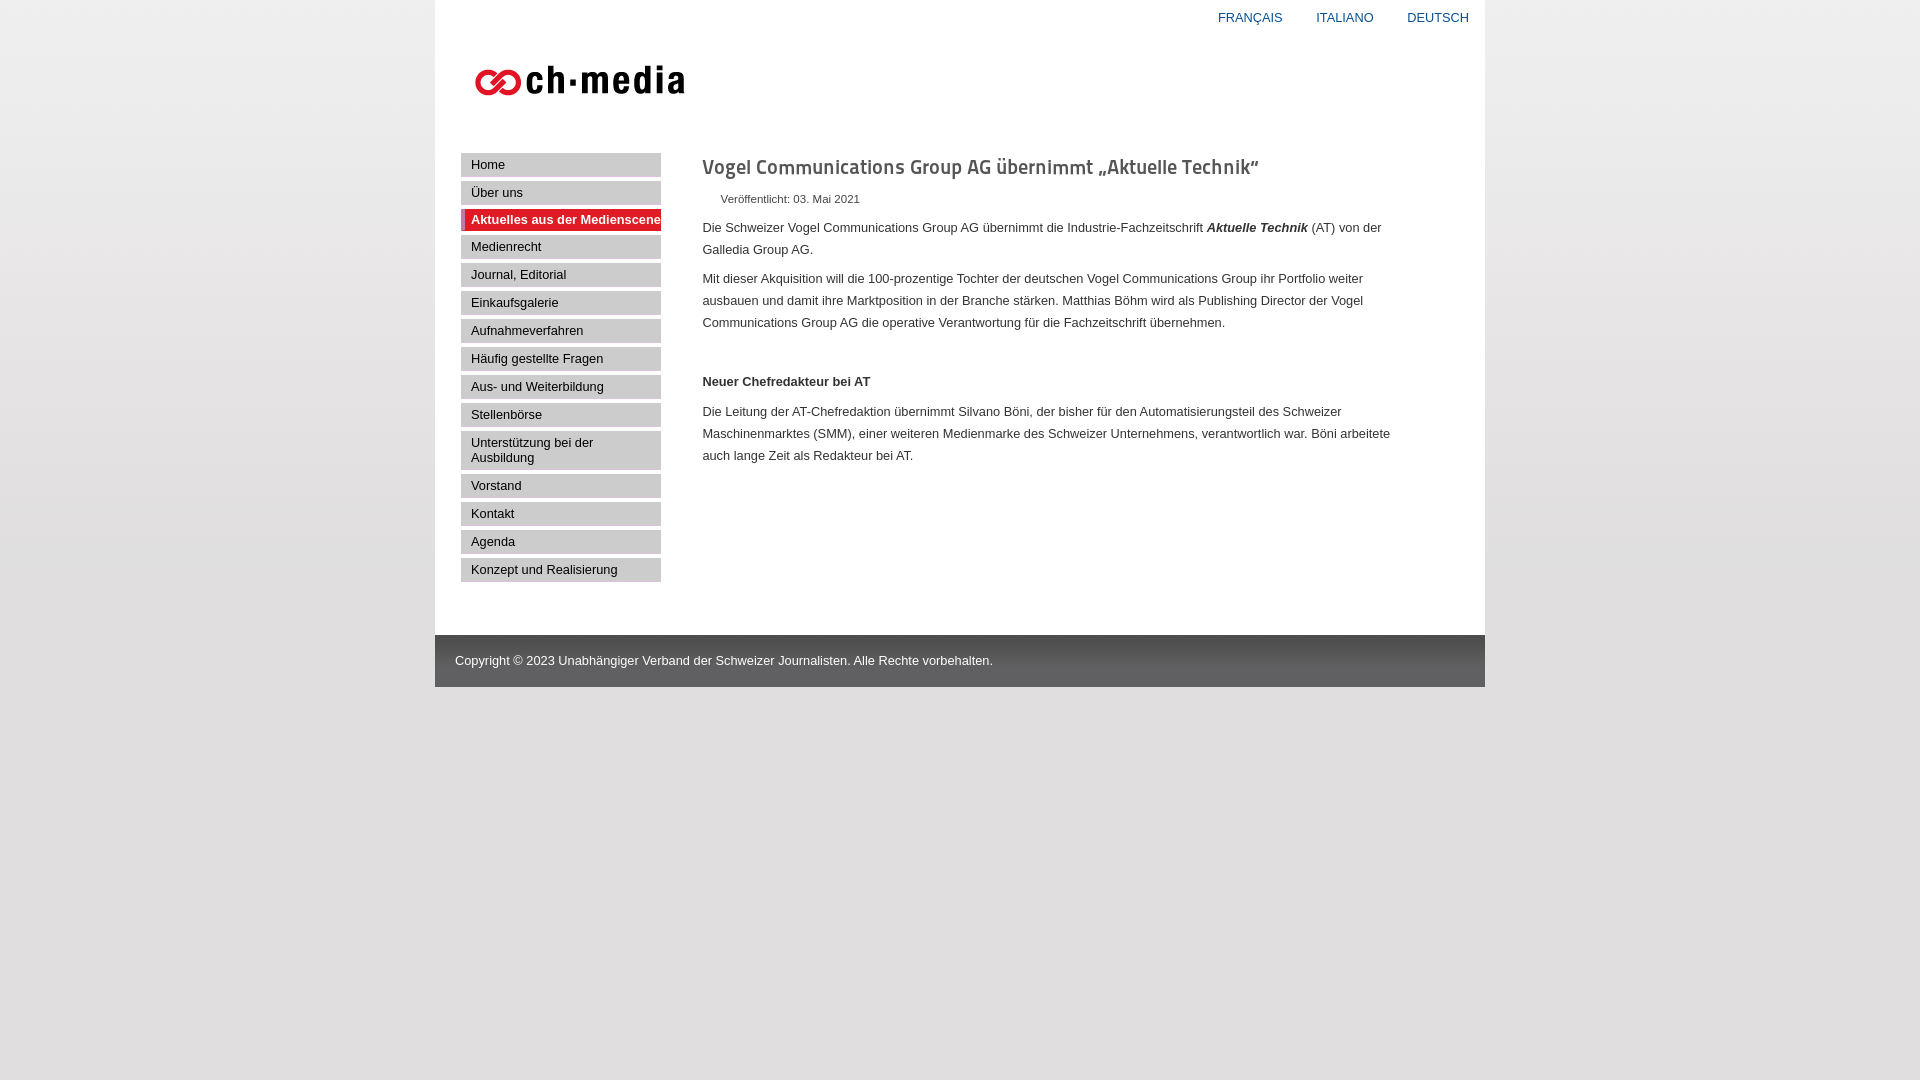 Image resolution: width=1920 pixels, height=1080 pixels. What do you see at coordinates (560, 330) in the screenshot?
I see `'Aufnahmeverfahren'` at bounding box center [560, 330].